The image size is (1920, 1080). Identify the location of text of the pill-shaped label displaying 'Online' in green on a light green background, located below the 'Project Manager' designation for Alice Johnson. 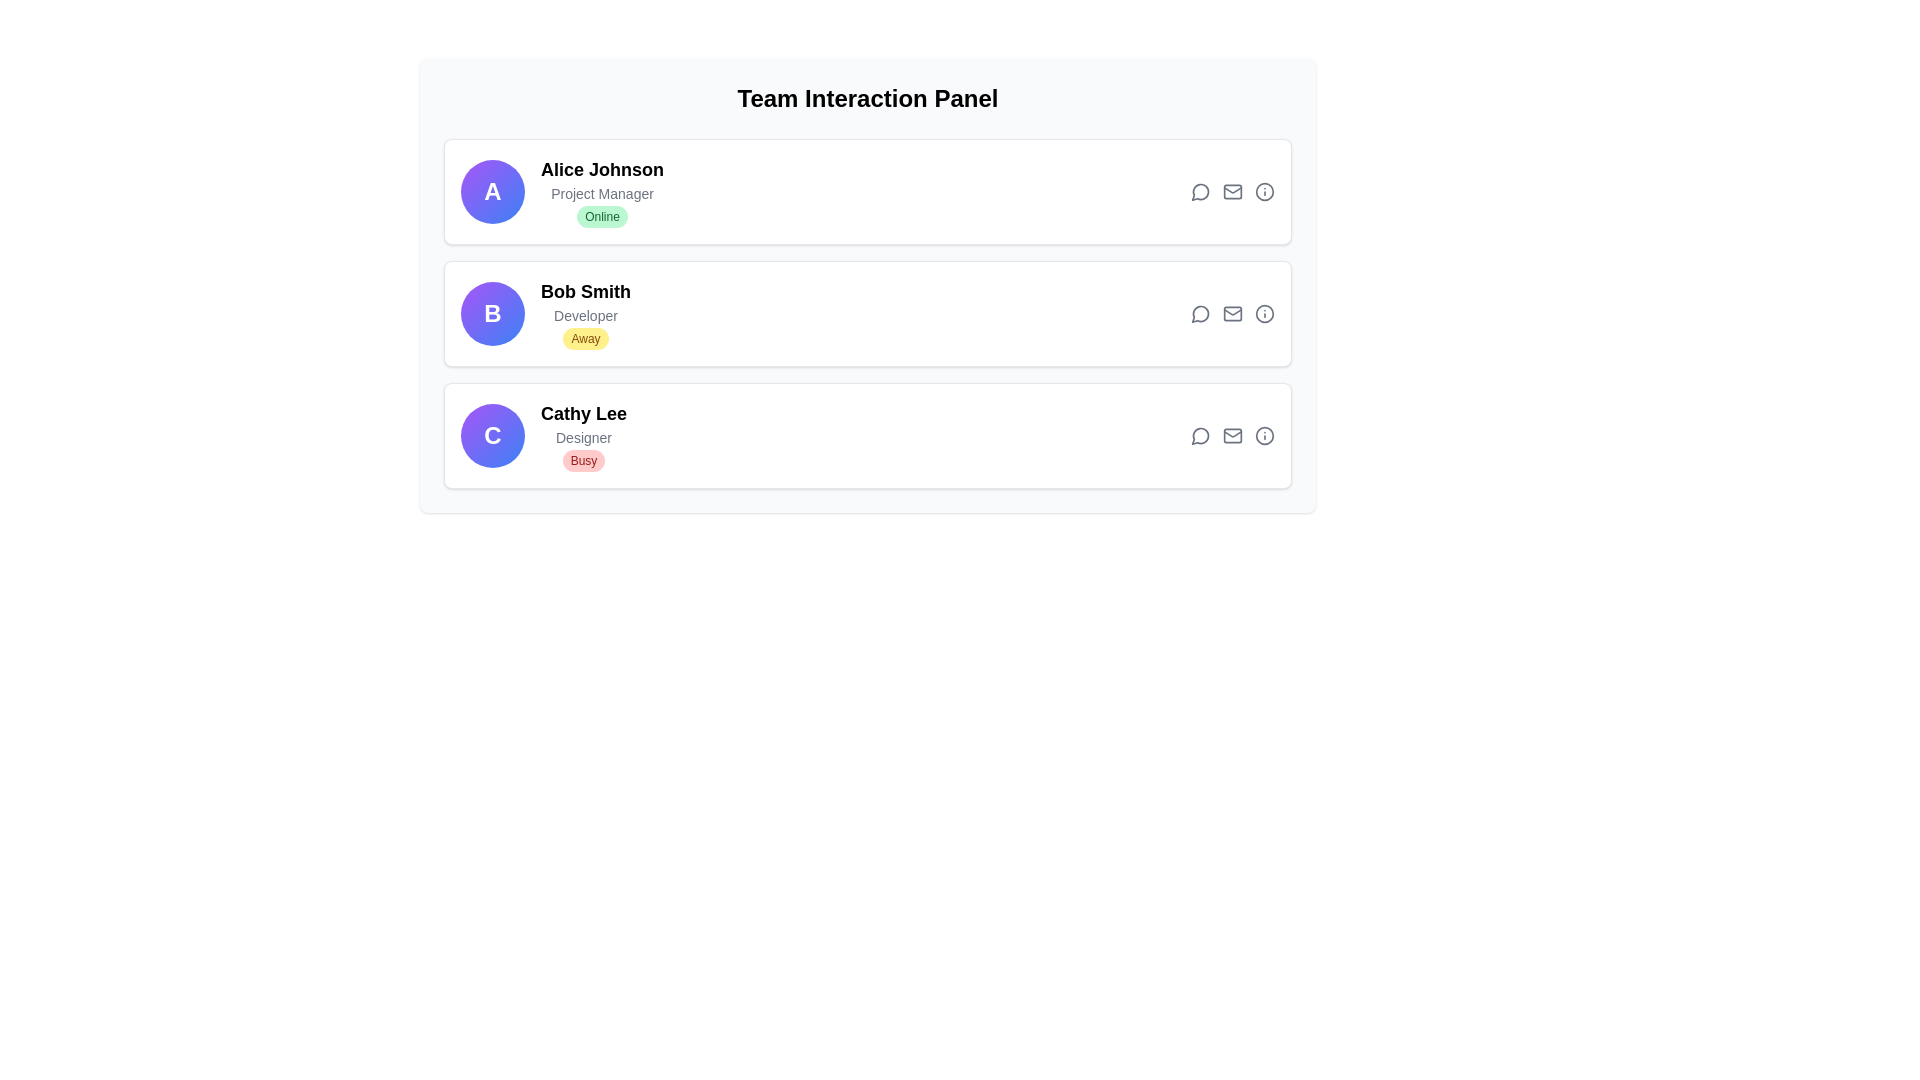
(601, 216).